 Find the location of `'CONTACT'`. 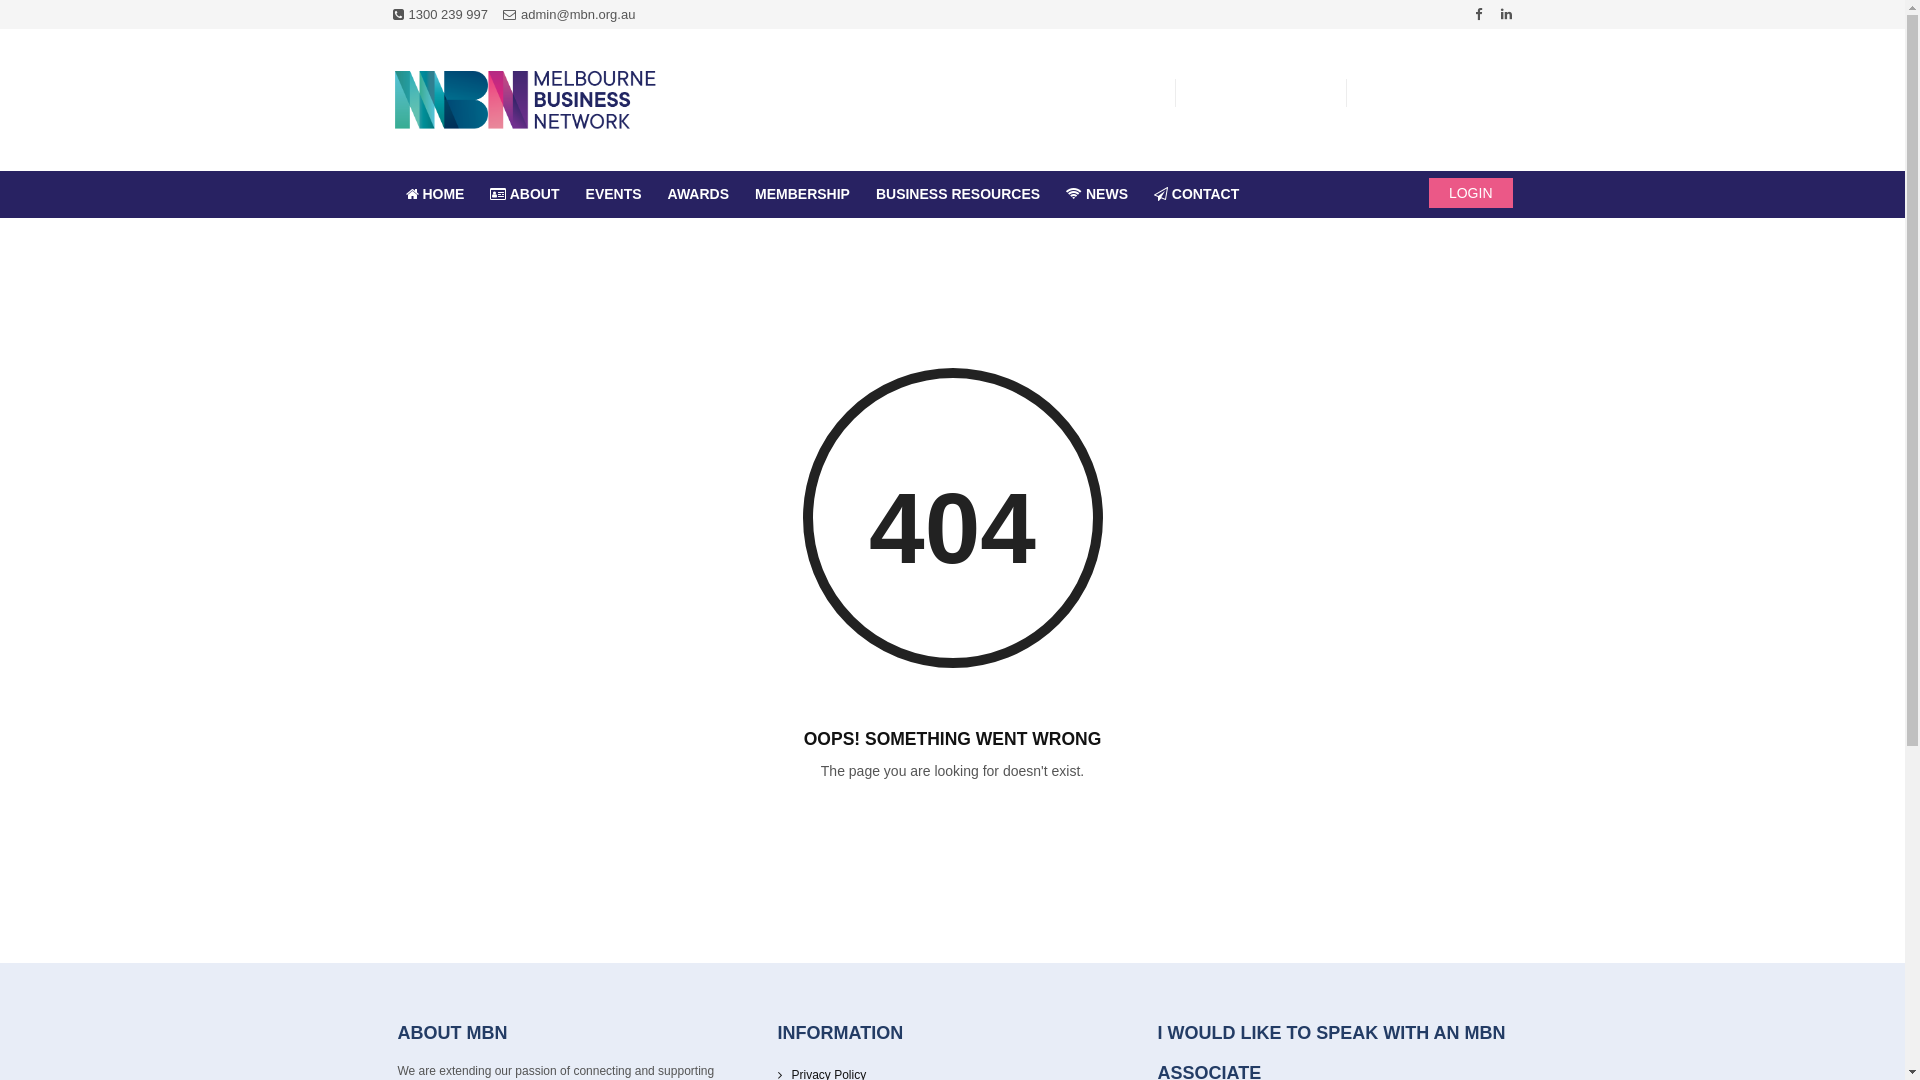

'CONTACT' is located at coordinates (1196, 194).